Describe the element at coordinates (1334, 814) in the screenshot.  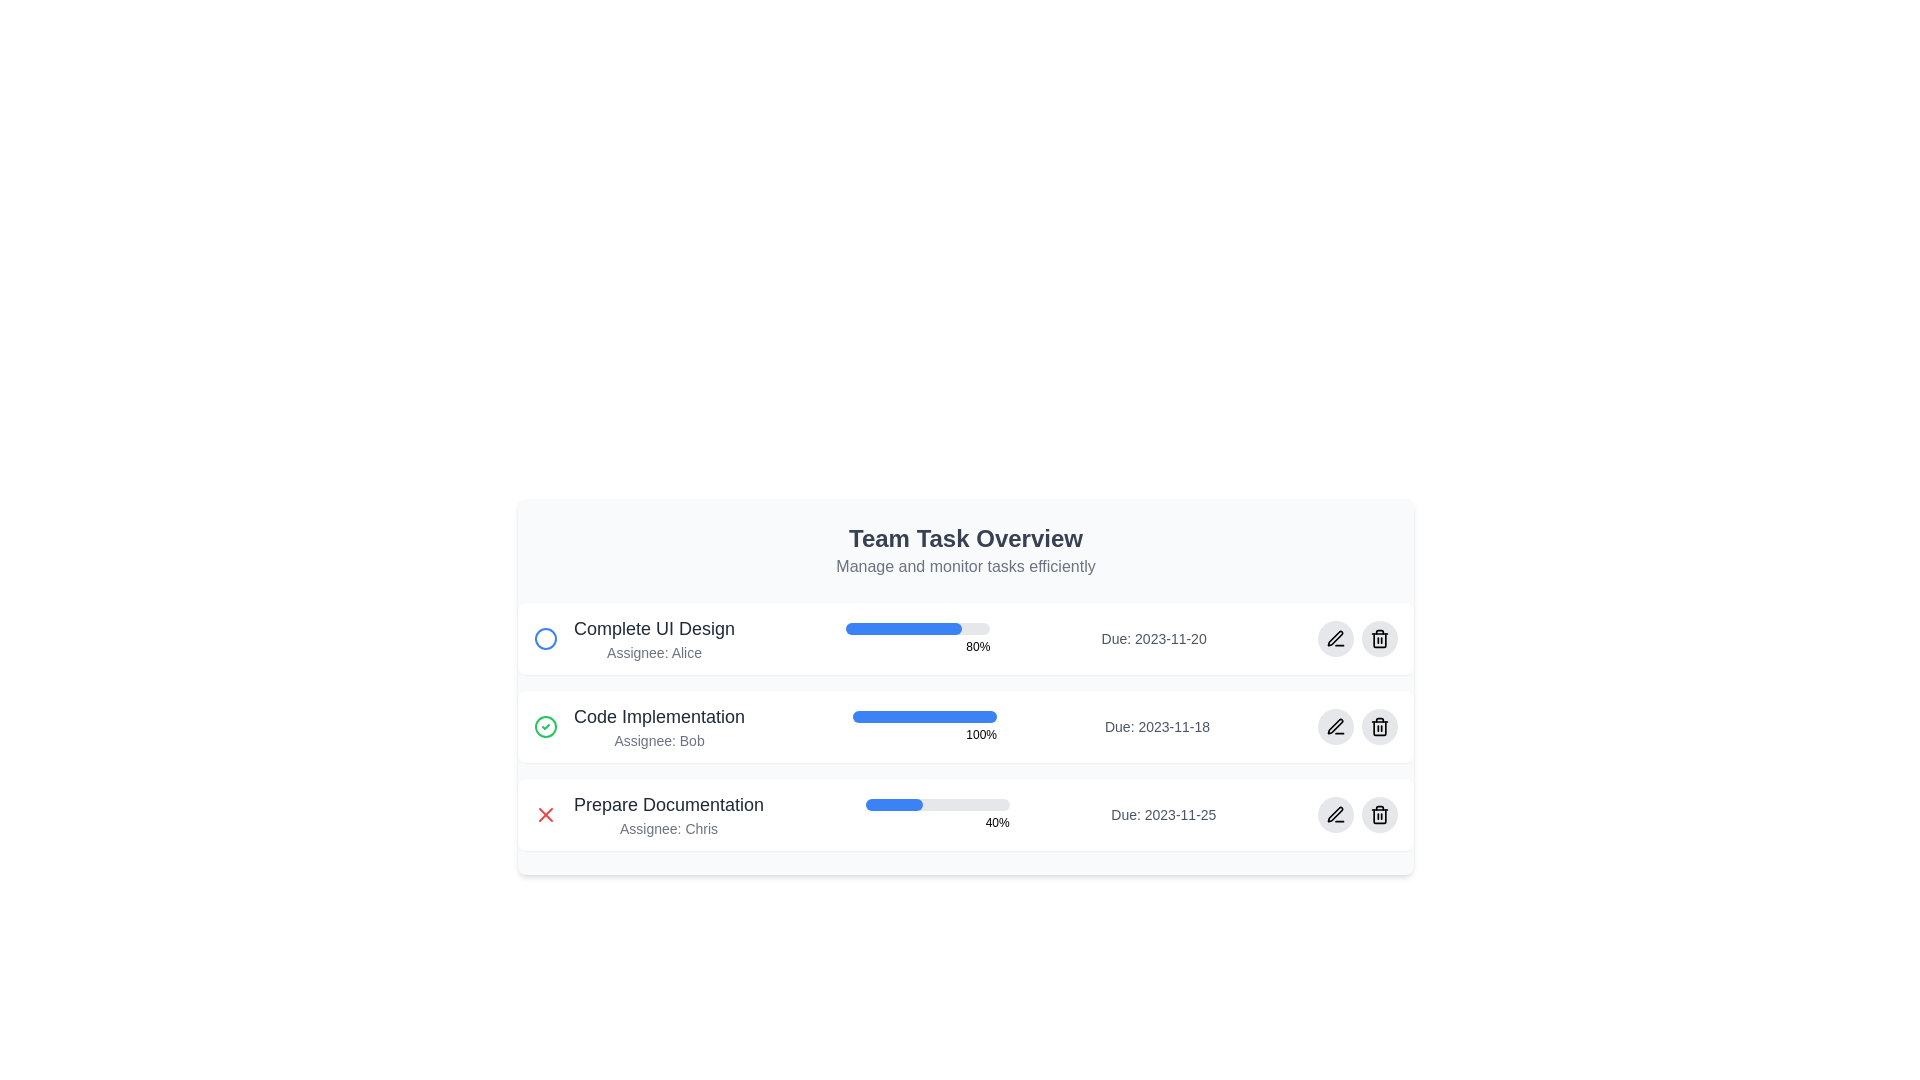
I see `the circular button with a gray background and a pen icon located in the bottom-right corner of the 'Prepare Documentation' card` at that location.